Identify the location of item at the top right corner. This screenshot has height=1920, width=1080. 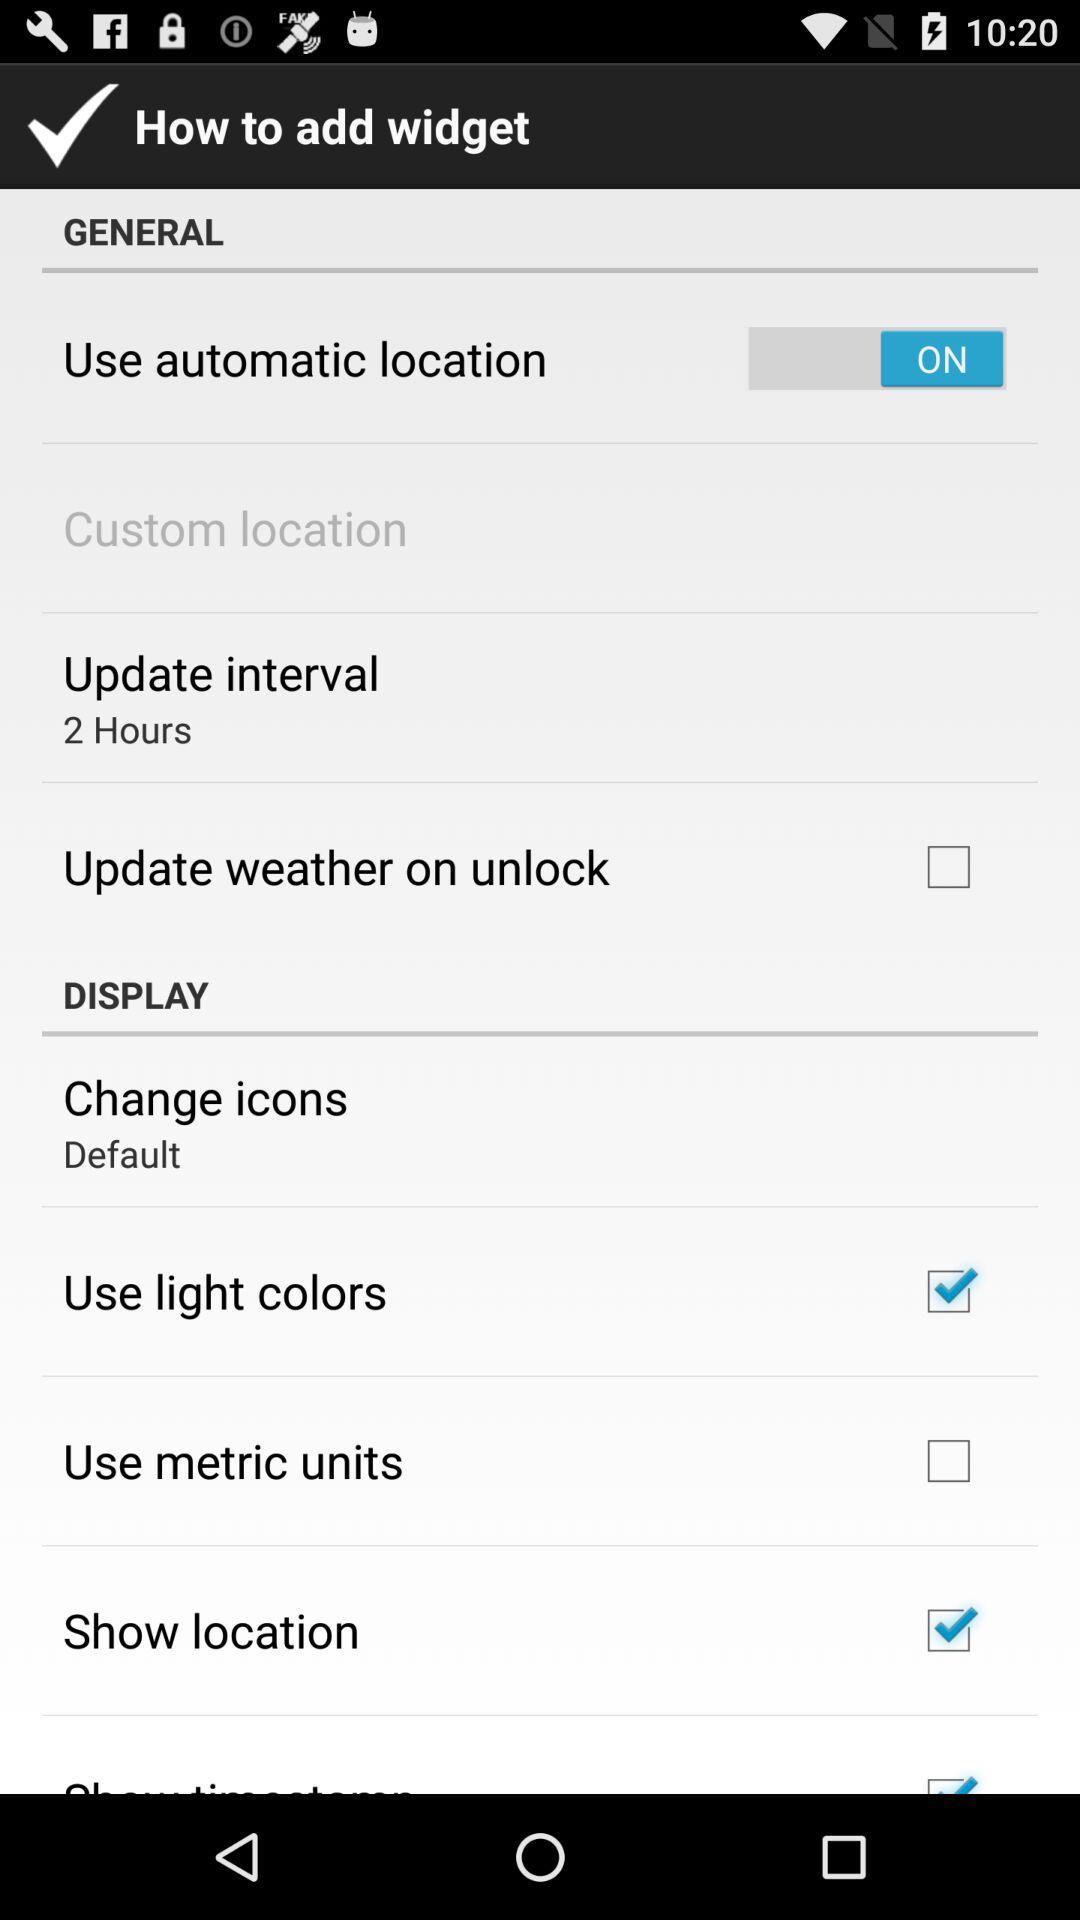
(876, 358).